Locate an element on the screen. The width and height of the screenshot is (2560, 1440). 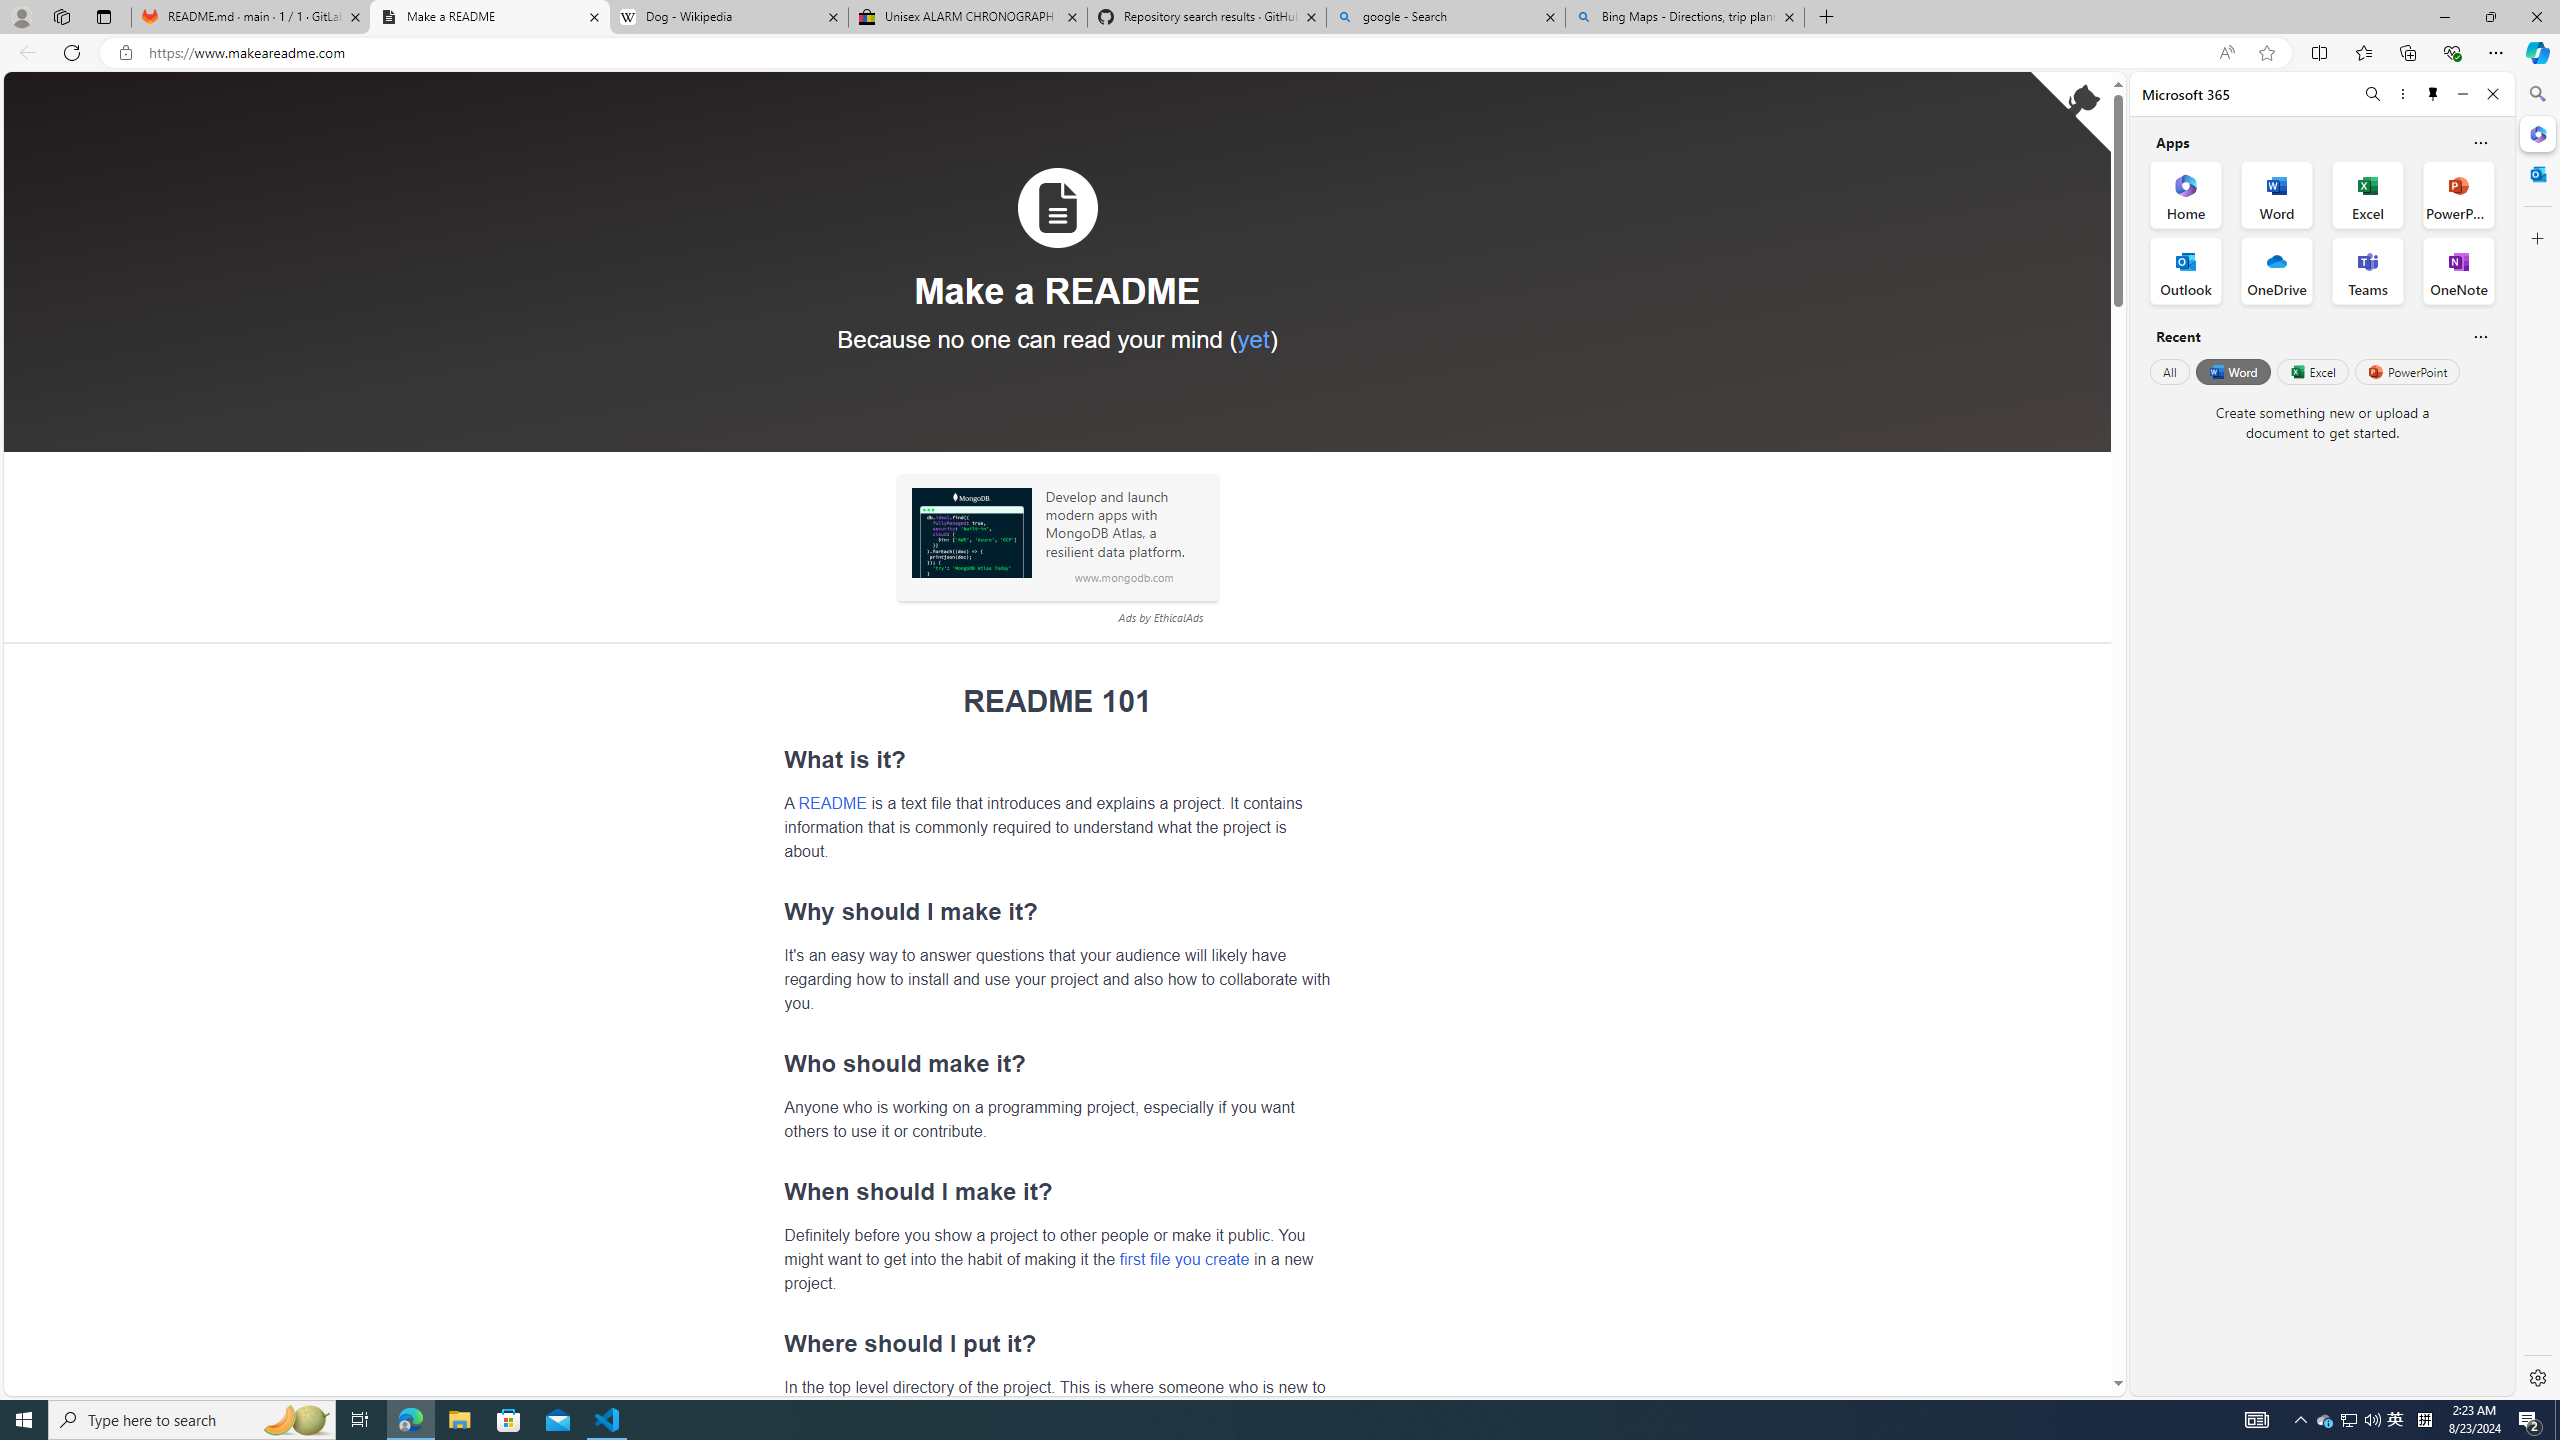
'OneNote Office App' is located at coordinates (2458, 271).